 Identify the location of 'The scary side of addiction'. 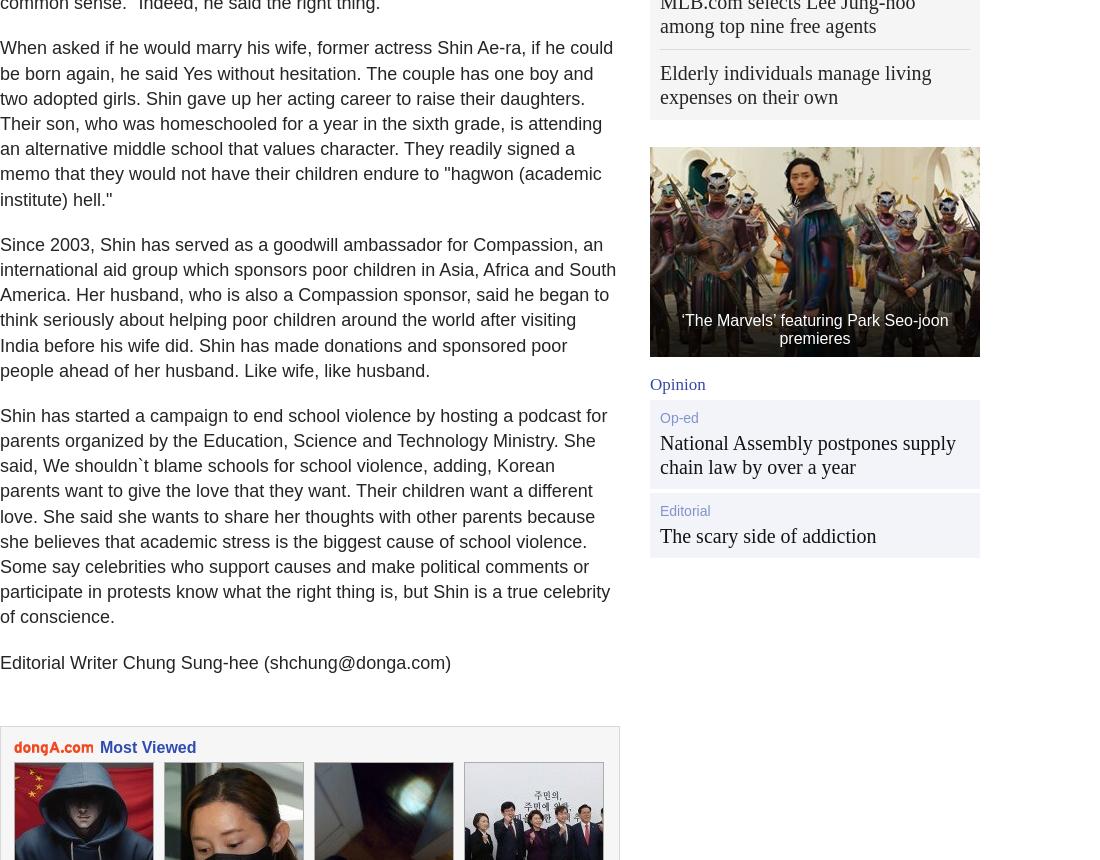
(768, 534).